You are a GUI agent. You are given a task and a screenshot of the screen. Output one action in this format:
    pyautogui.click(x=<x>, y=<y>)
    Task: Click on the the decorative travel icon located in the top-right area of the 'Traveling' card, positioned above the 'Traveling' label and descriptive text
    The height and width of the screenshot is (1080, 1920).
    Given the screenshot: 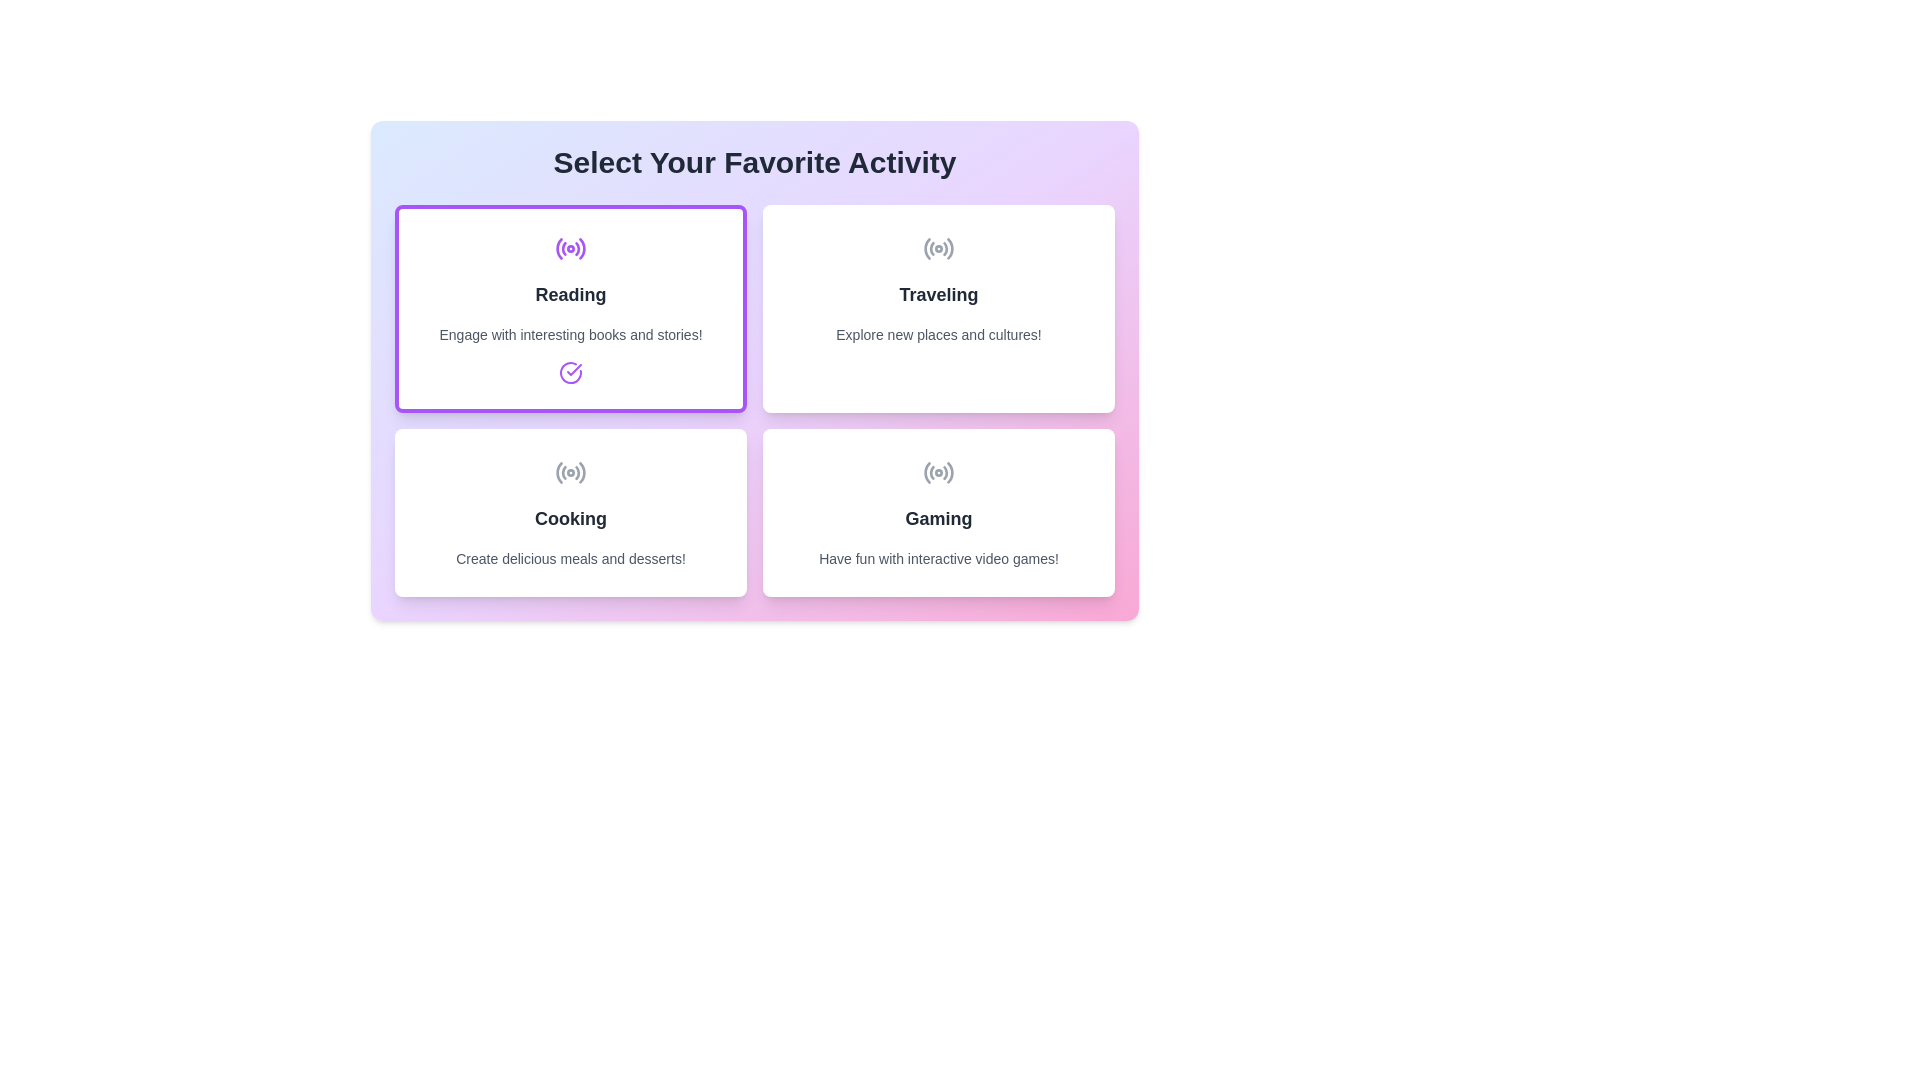 What is the action you would take?
    pyautogui.click(x=938, y=248)
    